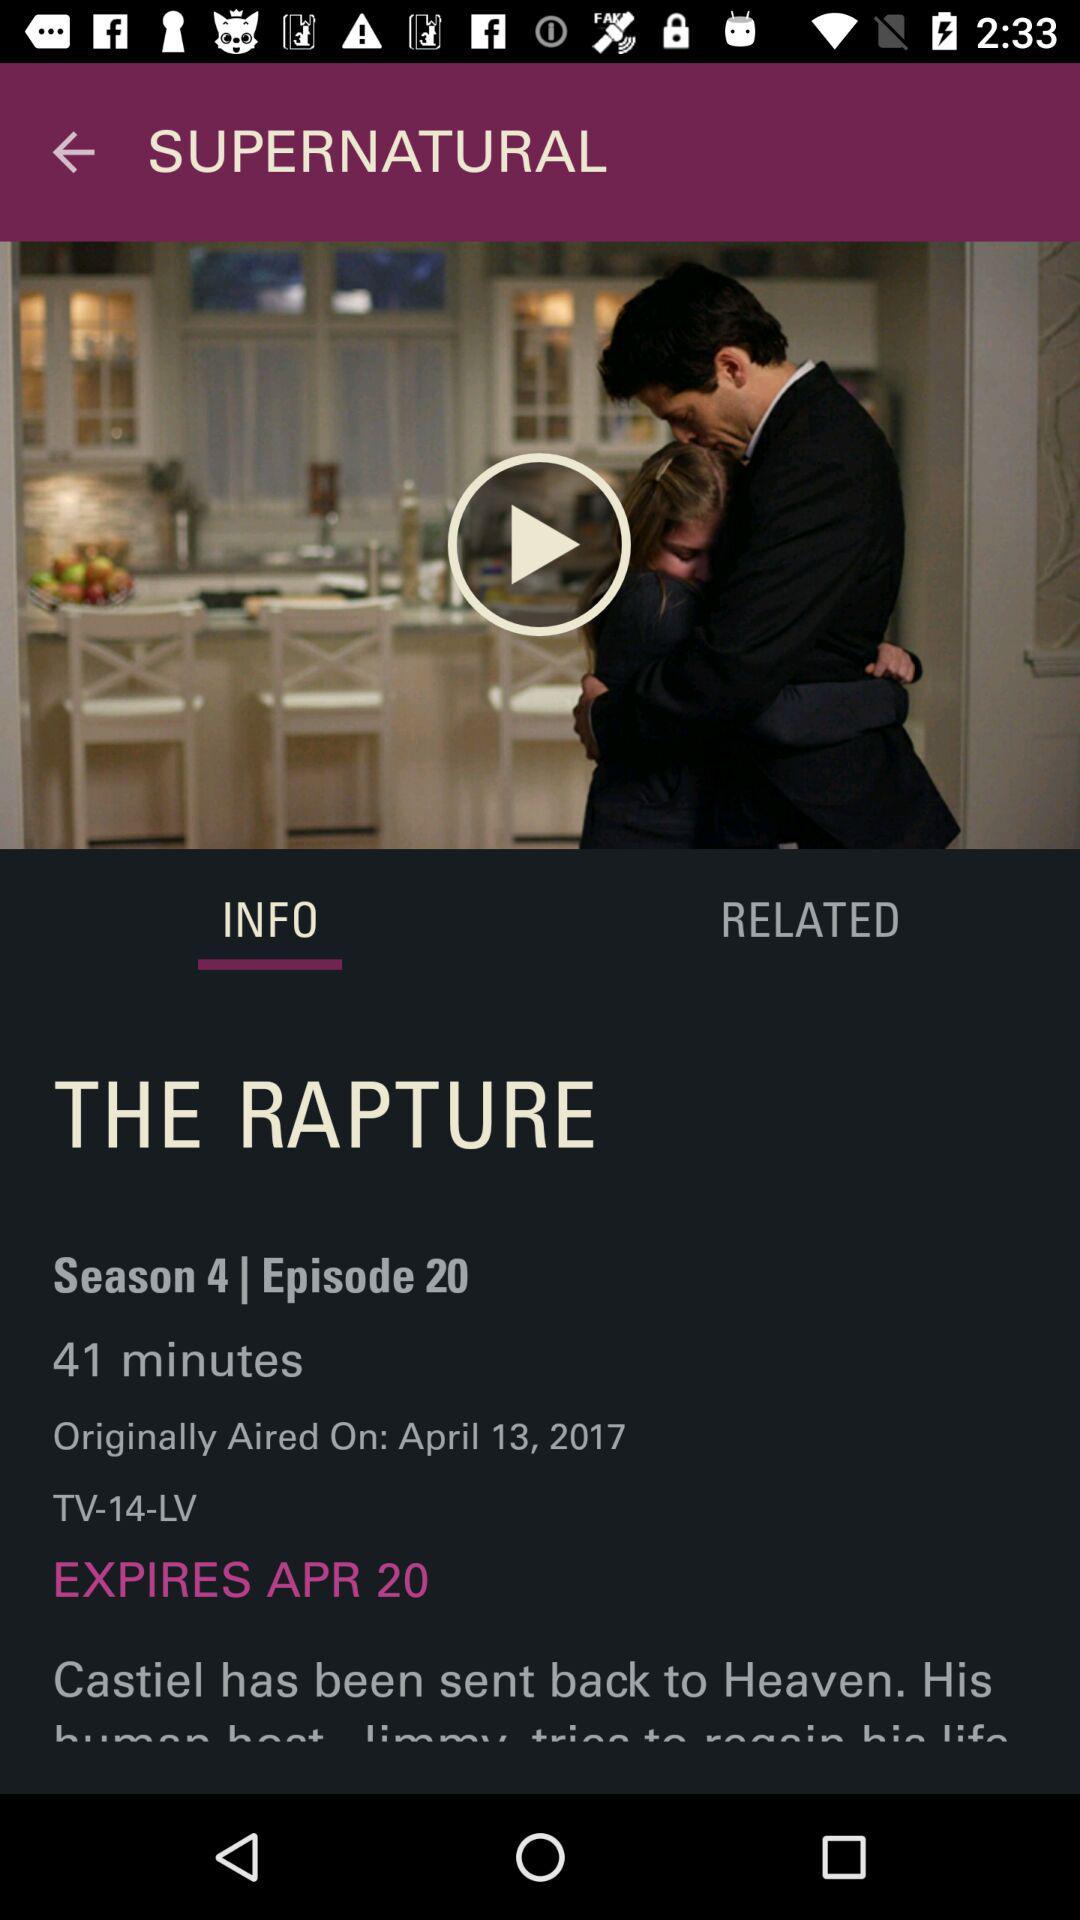 The height and width of the screenshot is (1920, 1080). What do you see at coordinates (259, 1287) in the screenshot?
I see `season 4 episode` at bounding box center [259, 1287].